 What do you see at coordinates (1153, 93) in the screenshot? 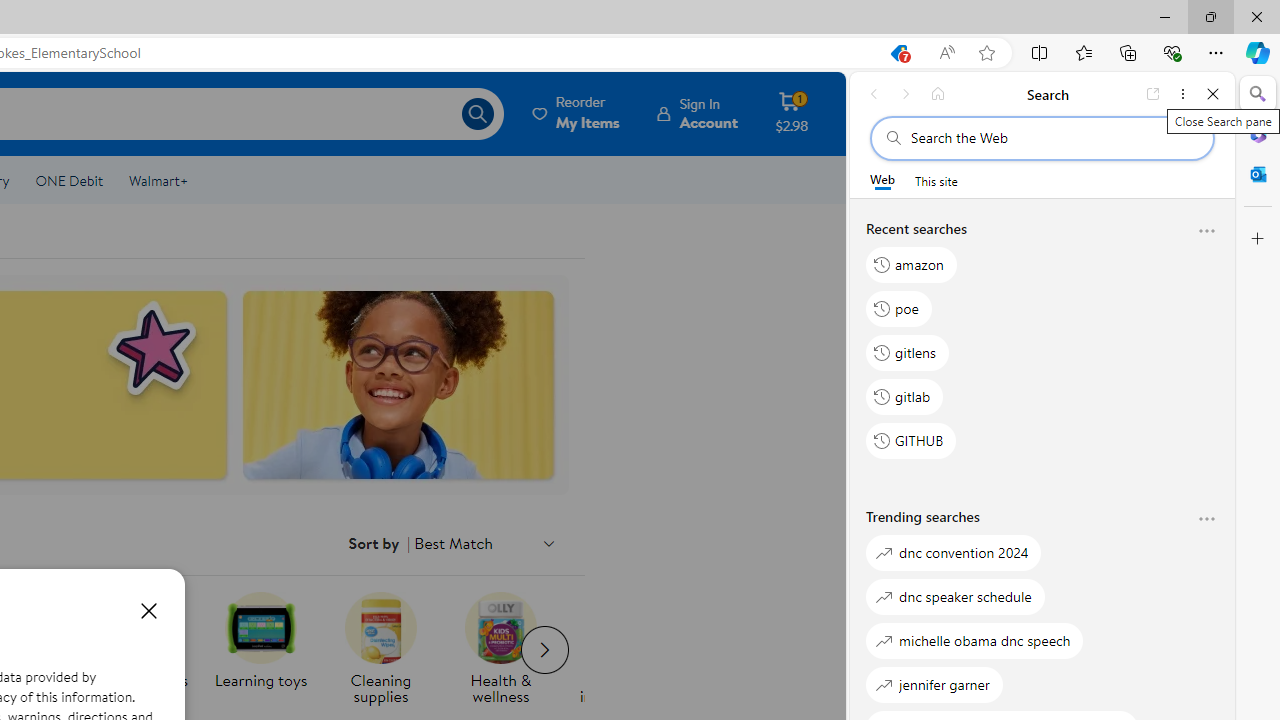
I see `'Open link in new tab'` at bounding box center [1153, 93].